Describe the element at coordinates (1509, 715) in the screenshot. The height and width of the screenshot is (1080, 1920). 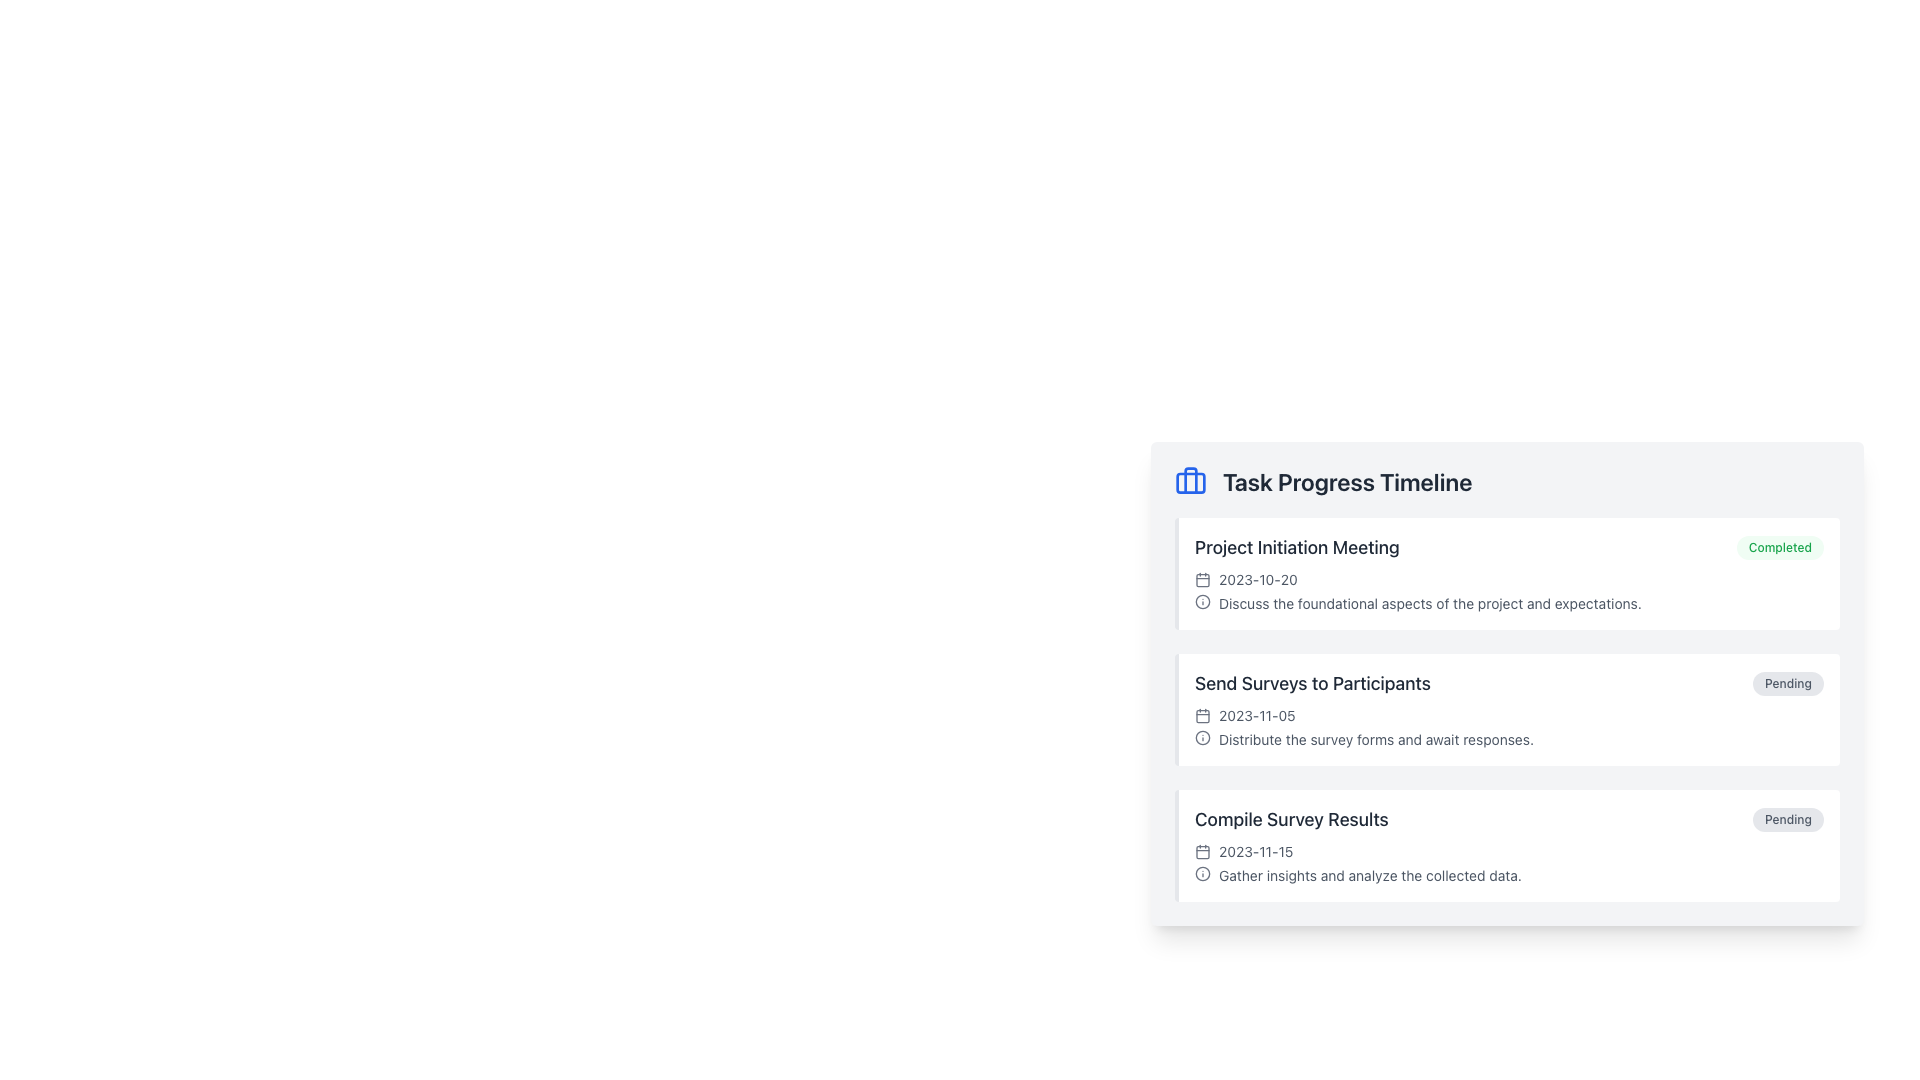
I see `the date display element located in the second task block labeled 'Send Surveys to Participants' in the 'Task Progress Timeline' section, positioned below the task title and above the task description` at that location.